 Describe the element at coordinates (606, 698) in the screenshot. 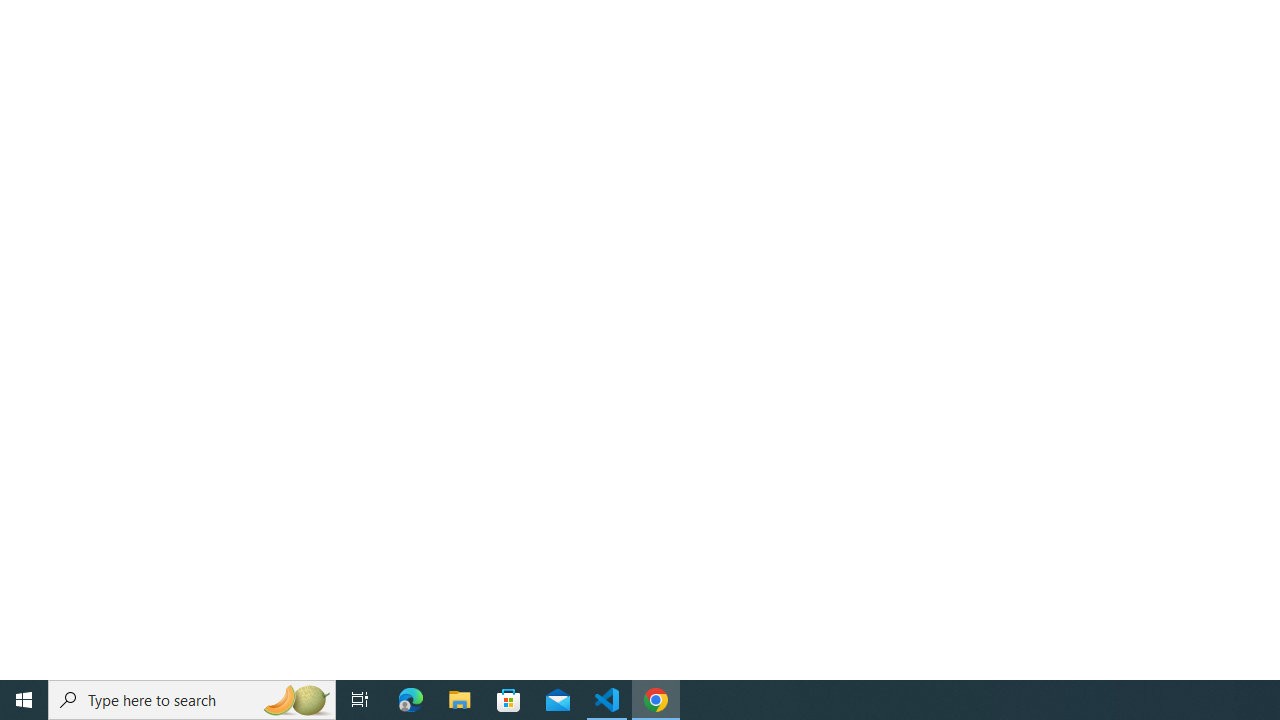

I see `'Visual Studio Code - 1 running window'` at that location.